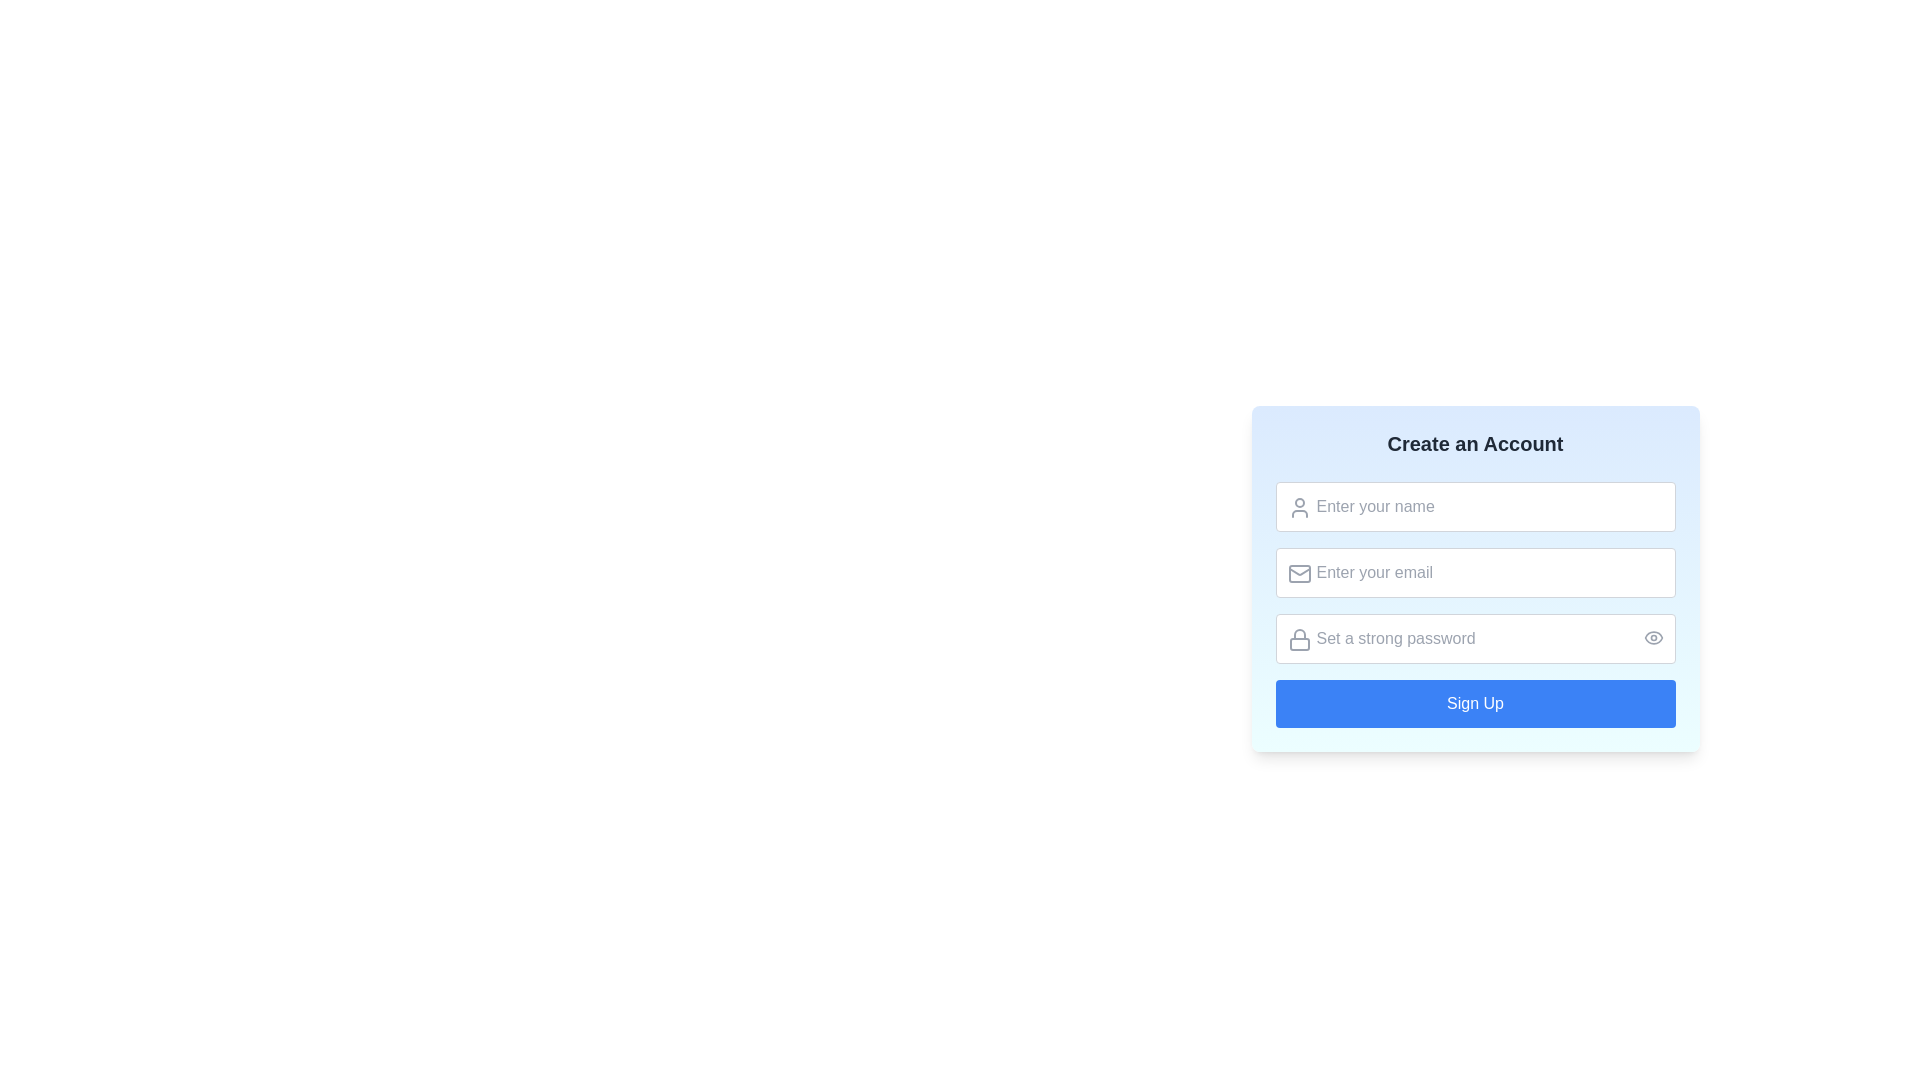  What do you see at coordinates (1653, 637) in the screenshot?
I see `the visibility toggle icon button located to the right of the password input field` at bounding box center [1653, 637].